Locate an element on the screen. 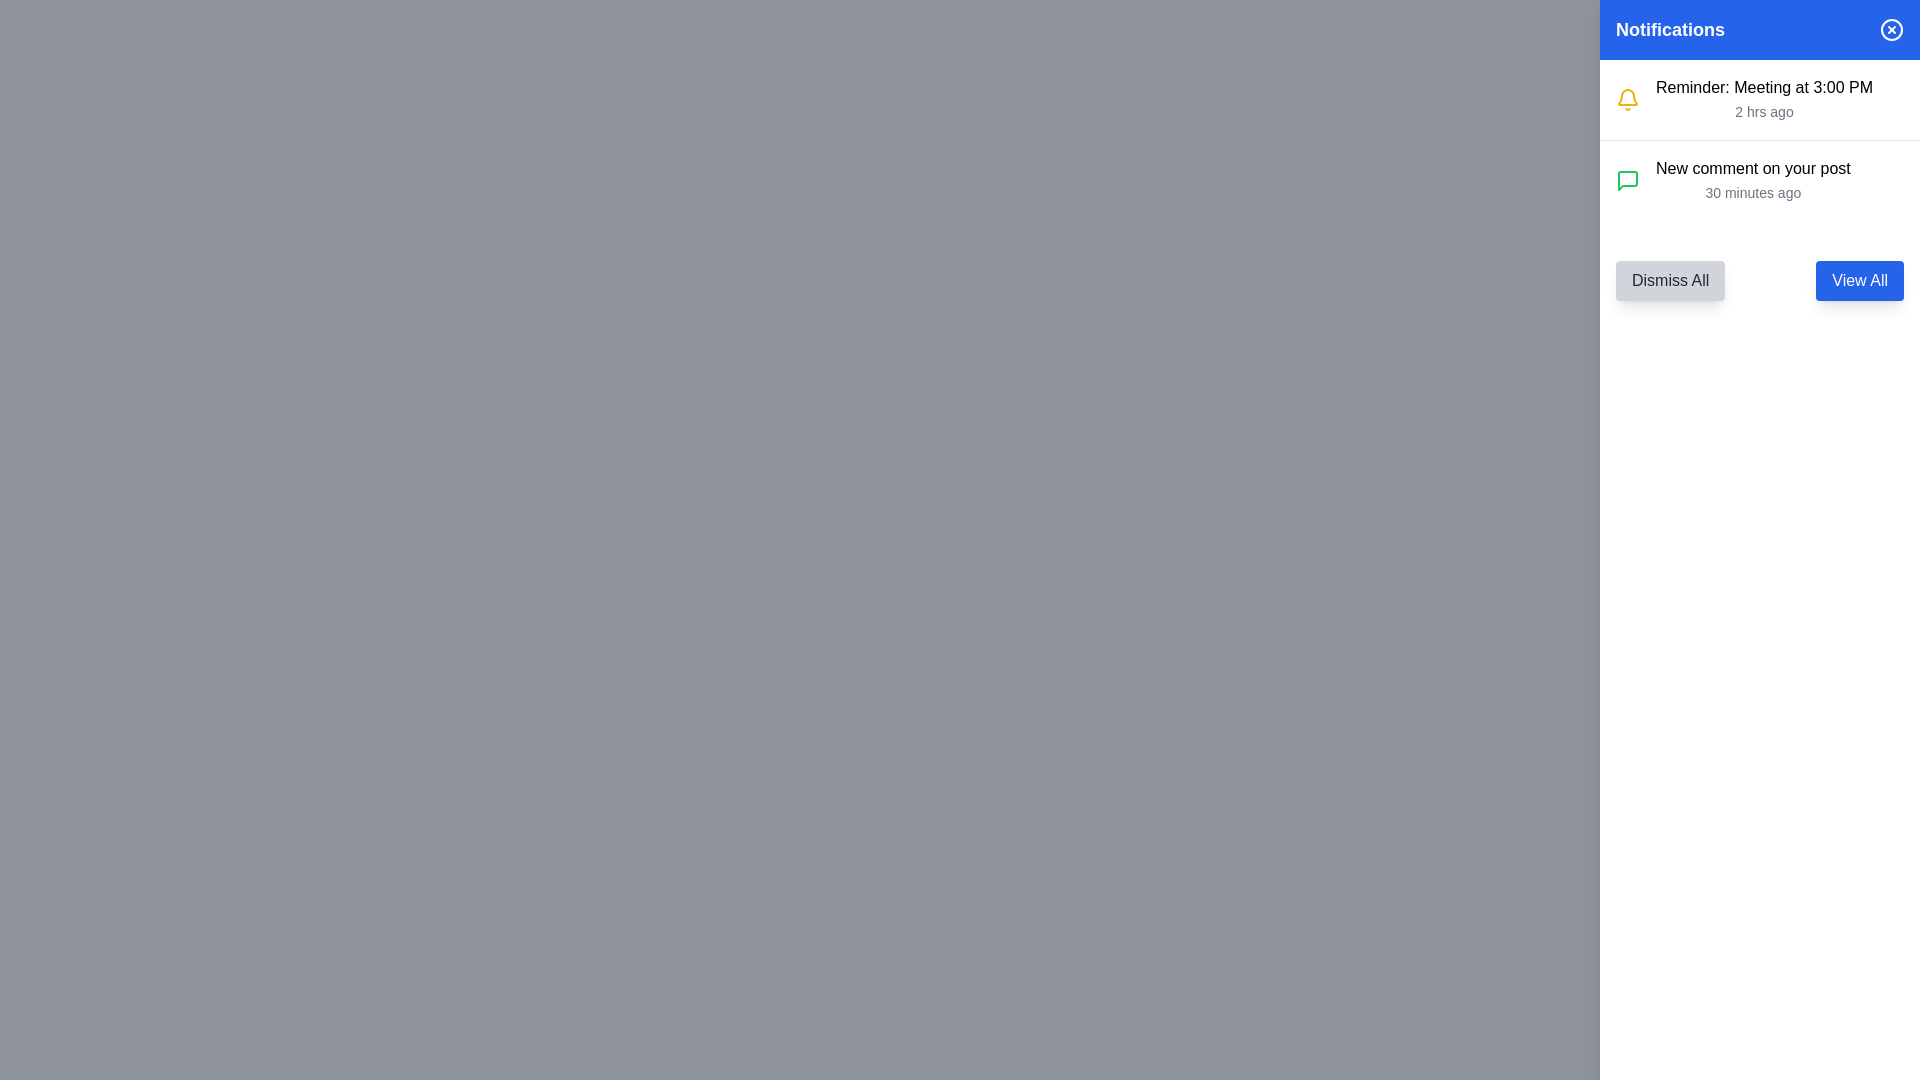 This screenshot has height=1080, width=1920. notification text from the text block element that displays 'Reminder: Meeting at 3:00 PM' and '2 hrs ago' in the right-side notification panel is located at coordinates (1764, 100).